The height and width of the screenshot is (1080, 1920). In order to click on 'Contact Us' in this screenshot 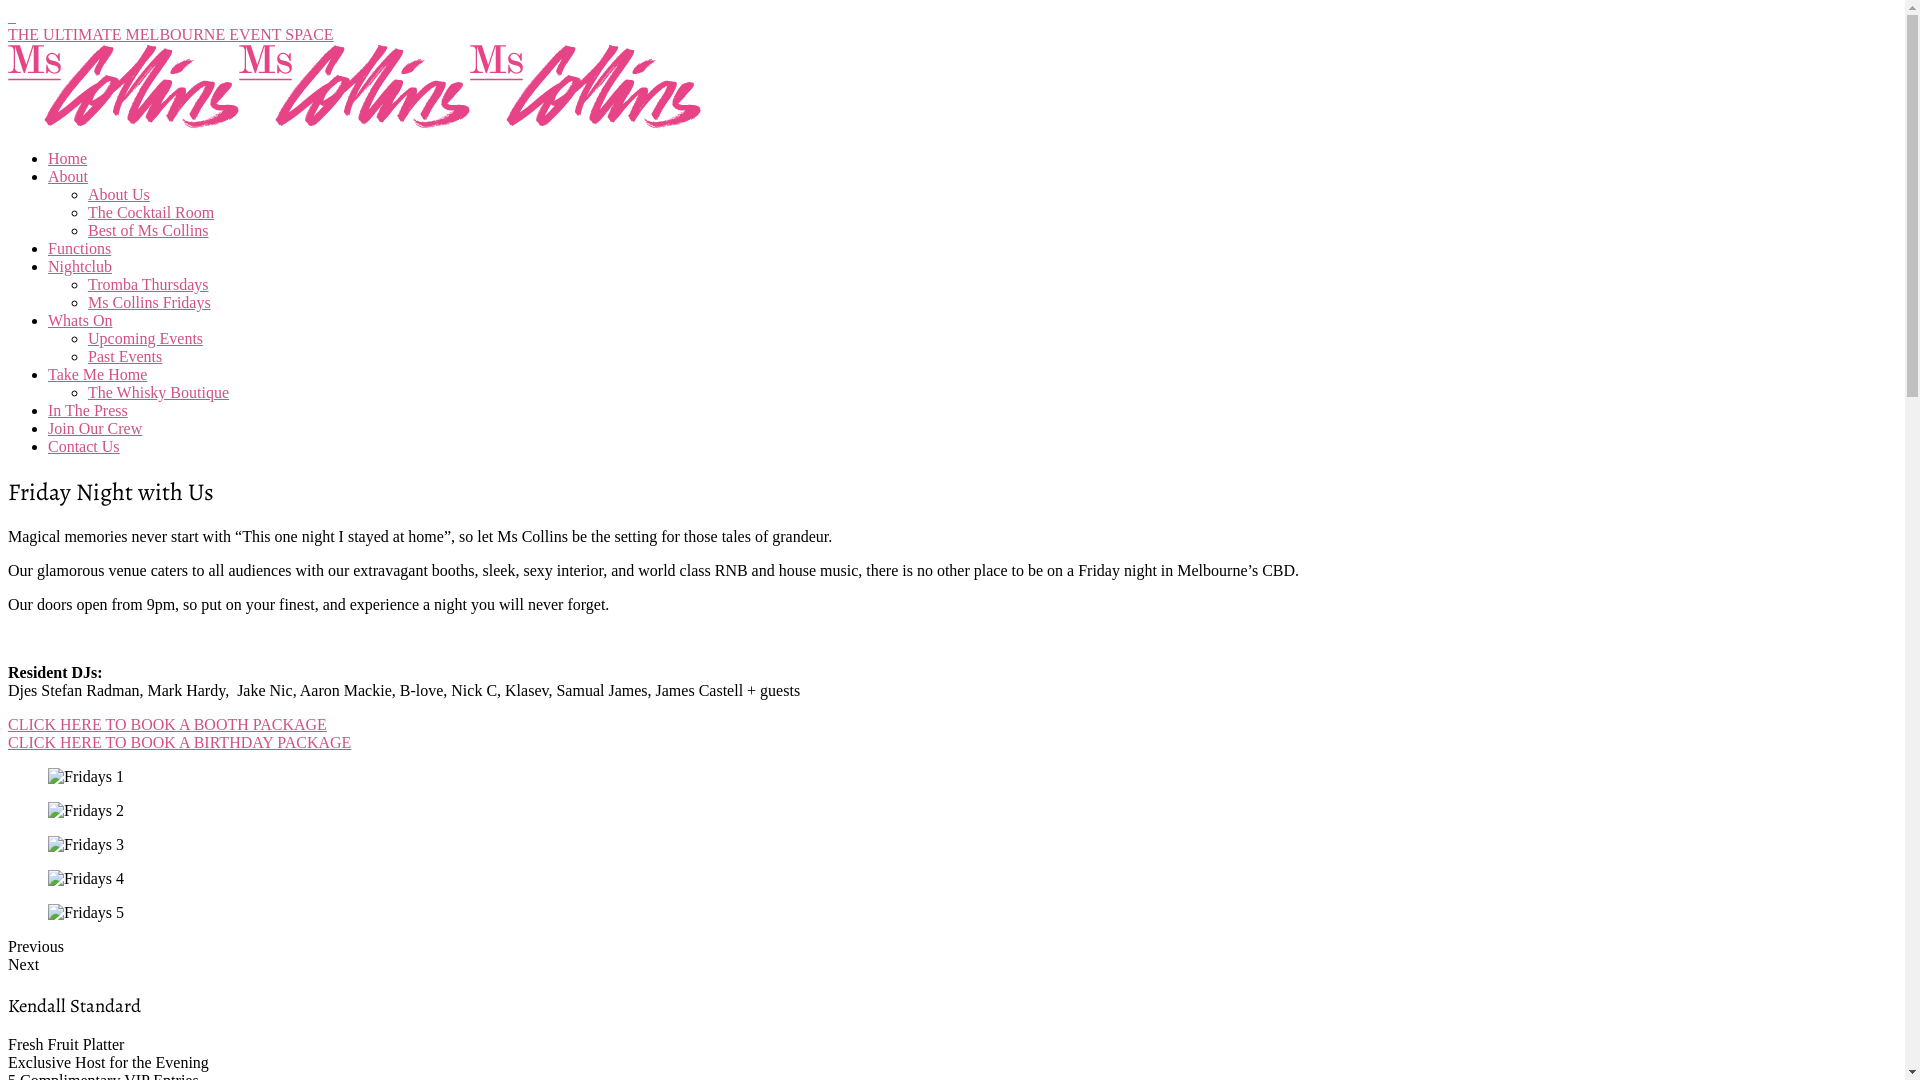, I will do `click(82, 445)`.